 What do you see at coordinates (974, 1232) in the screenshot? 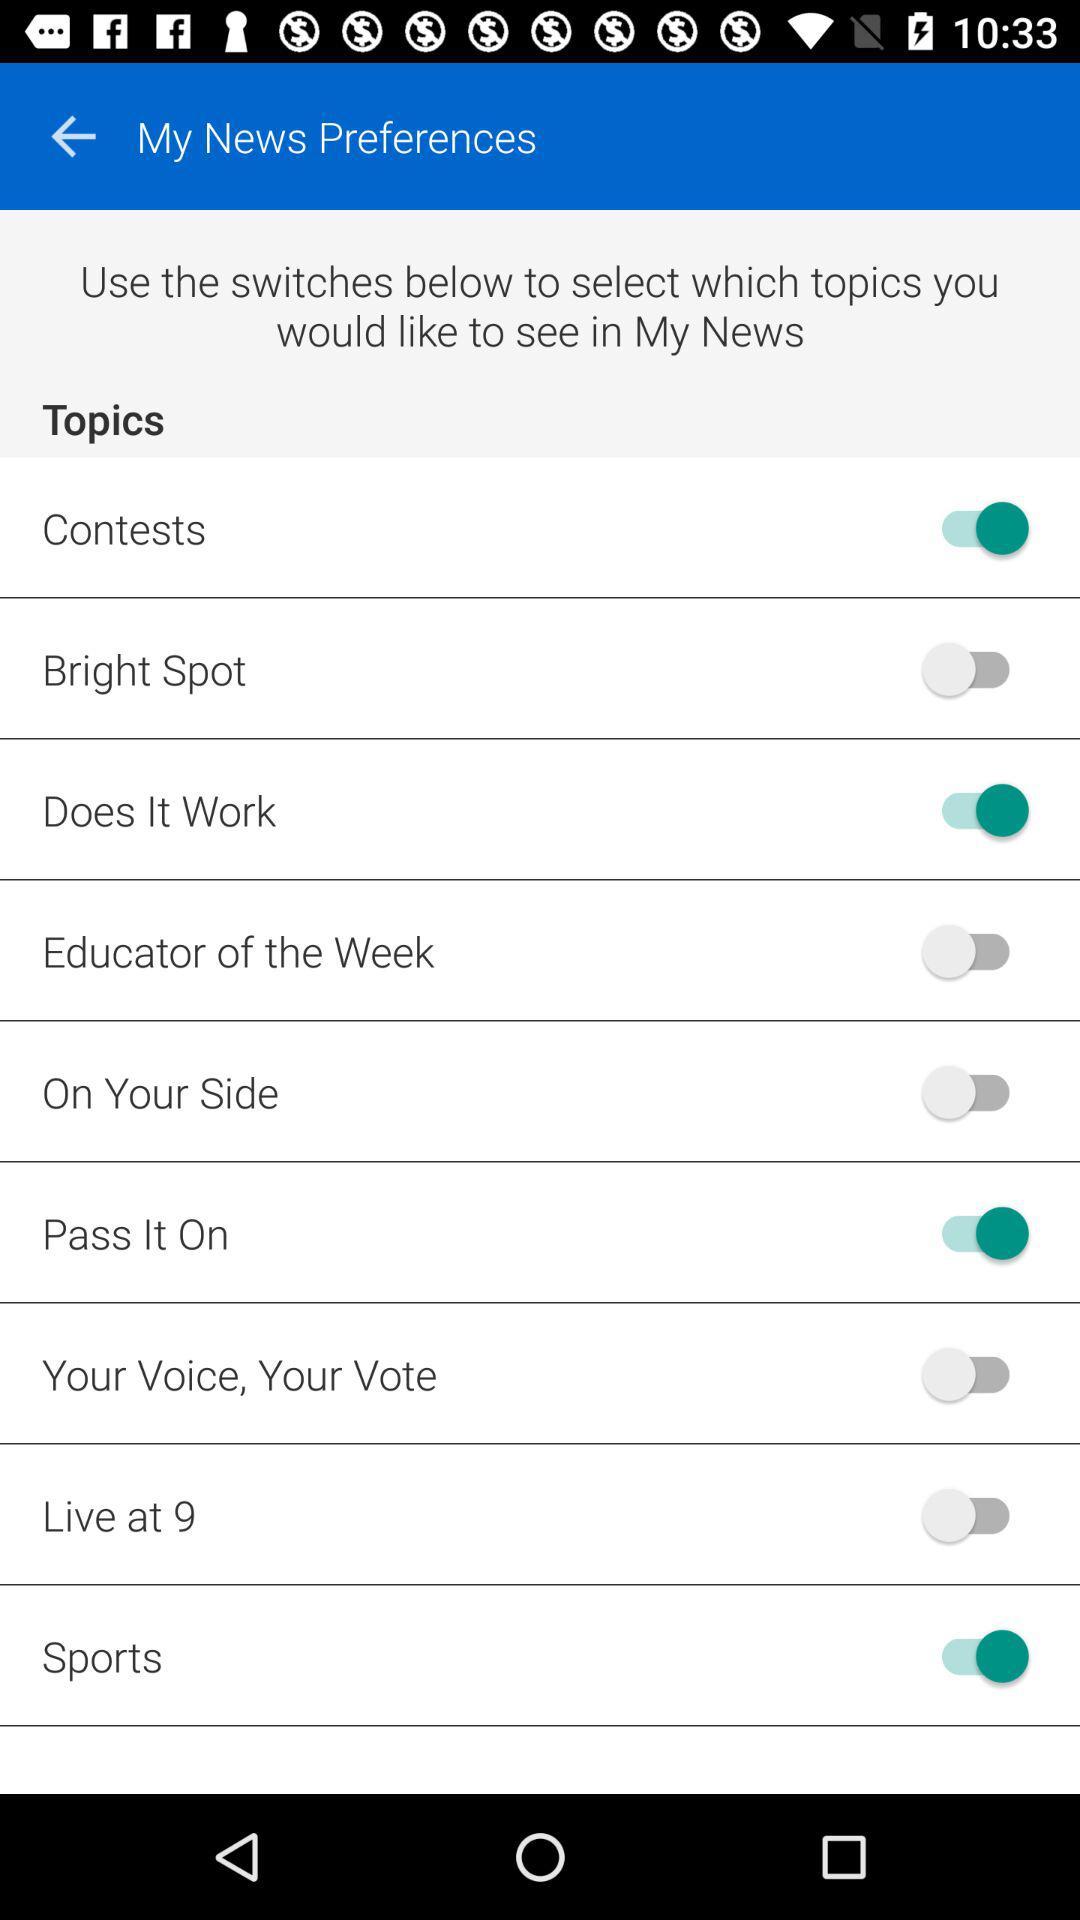
I see `pass it on option` at bounding box center [974, 1232].